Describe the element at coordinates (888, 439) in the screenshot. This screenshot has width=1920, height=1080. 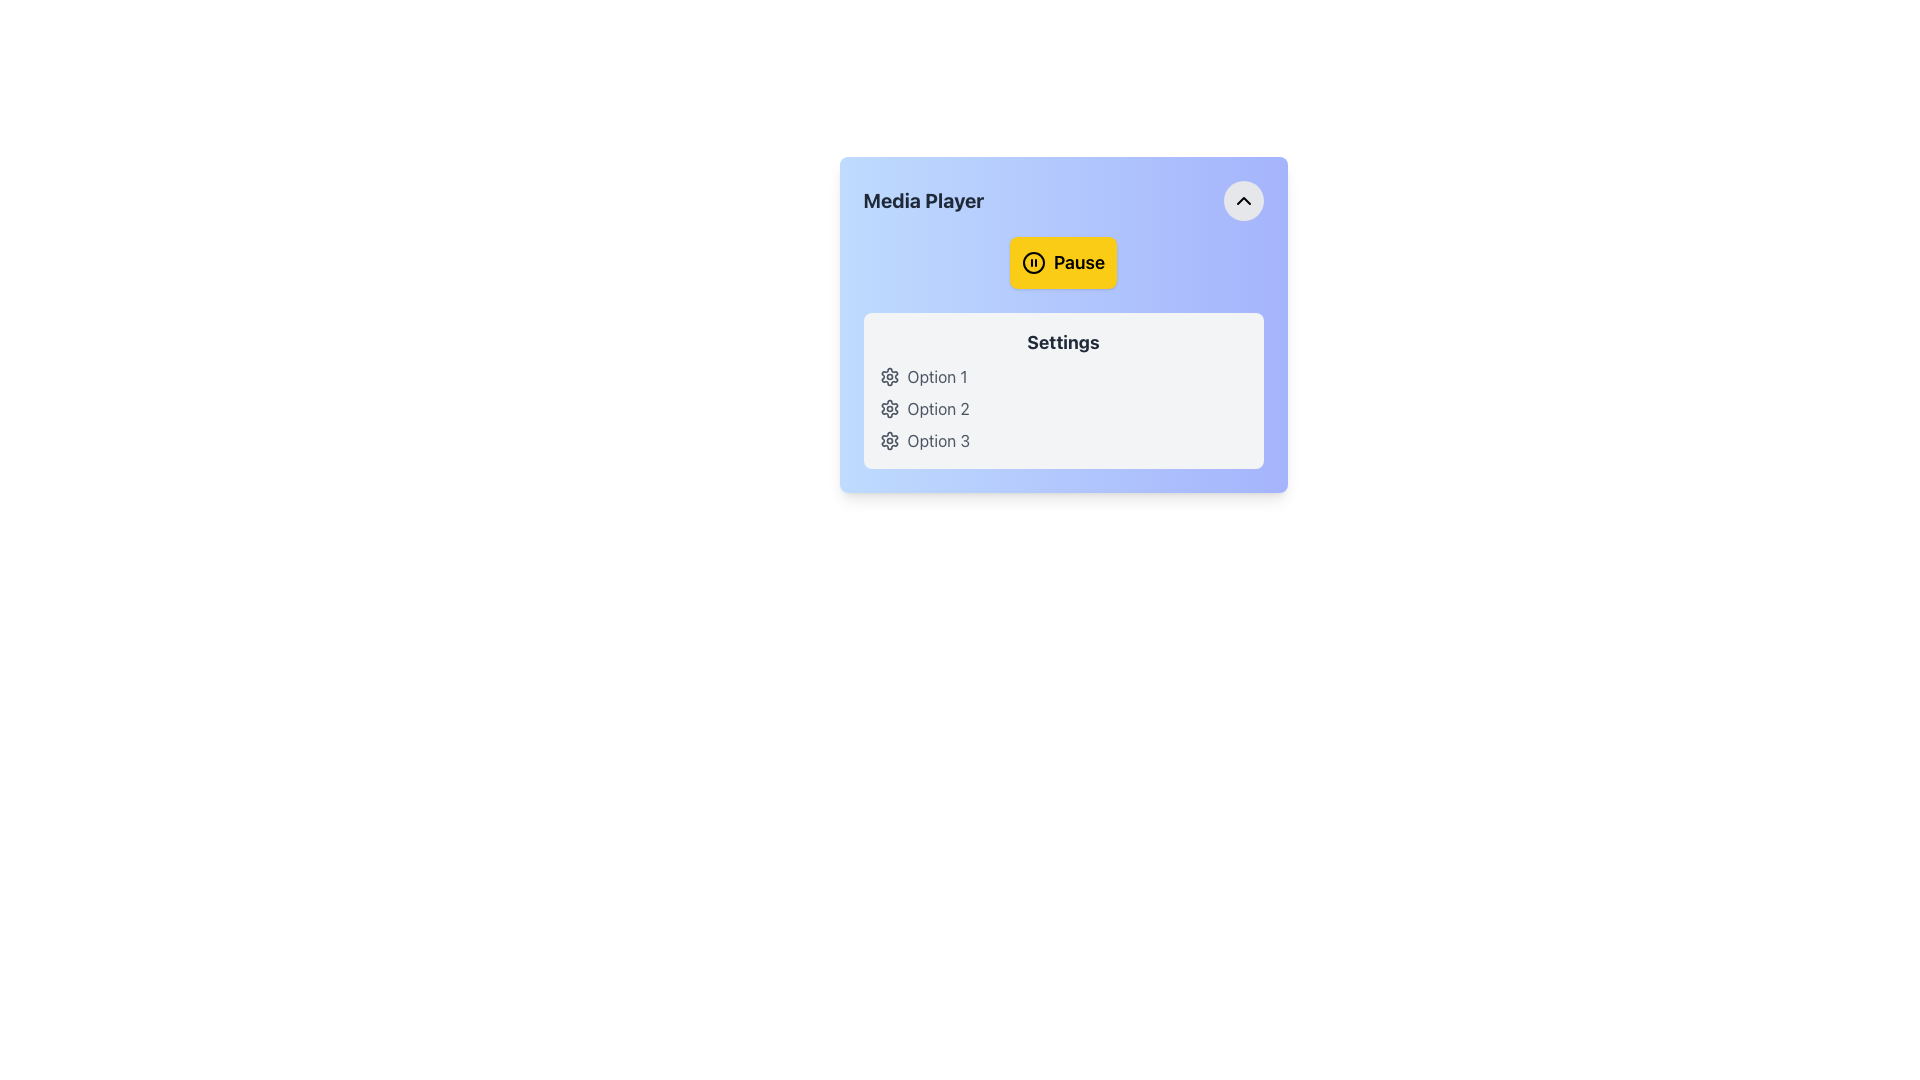
I see `the gear-like icon in the settings menu next to 'Option 3'` at that location.